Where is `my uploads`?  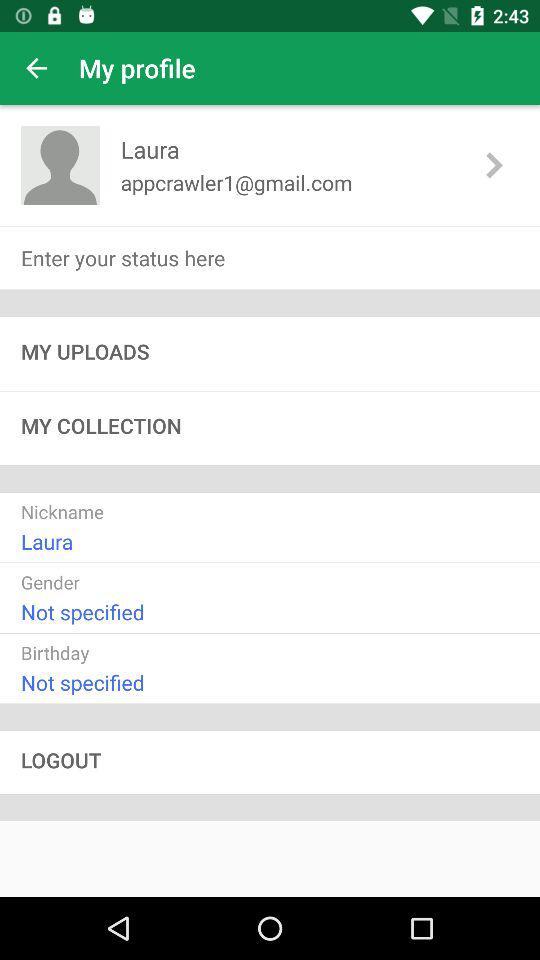
my uploads is located at coordinates (270, 353).